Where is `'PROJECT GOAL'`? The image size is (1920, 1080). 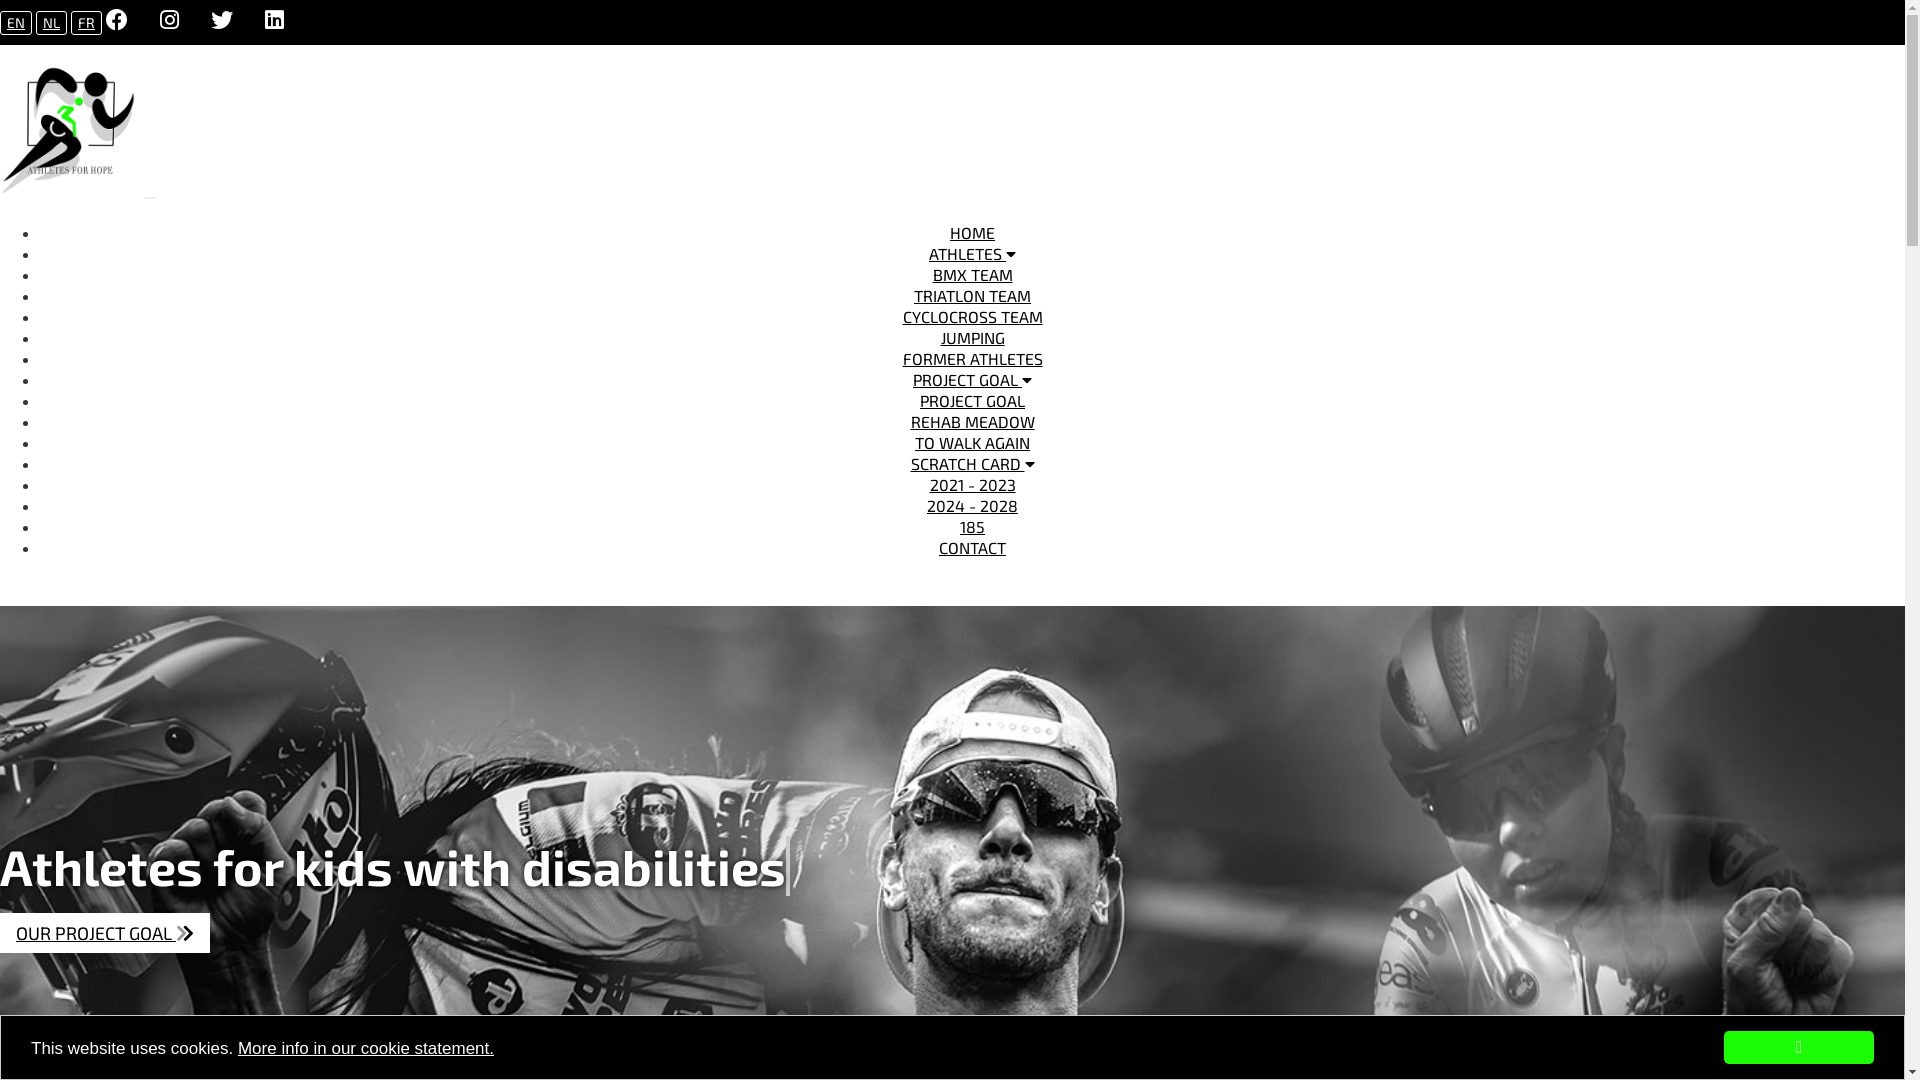 'PROJECT GOAL' is located at coordinates (972, 379).